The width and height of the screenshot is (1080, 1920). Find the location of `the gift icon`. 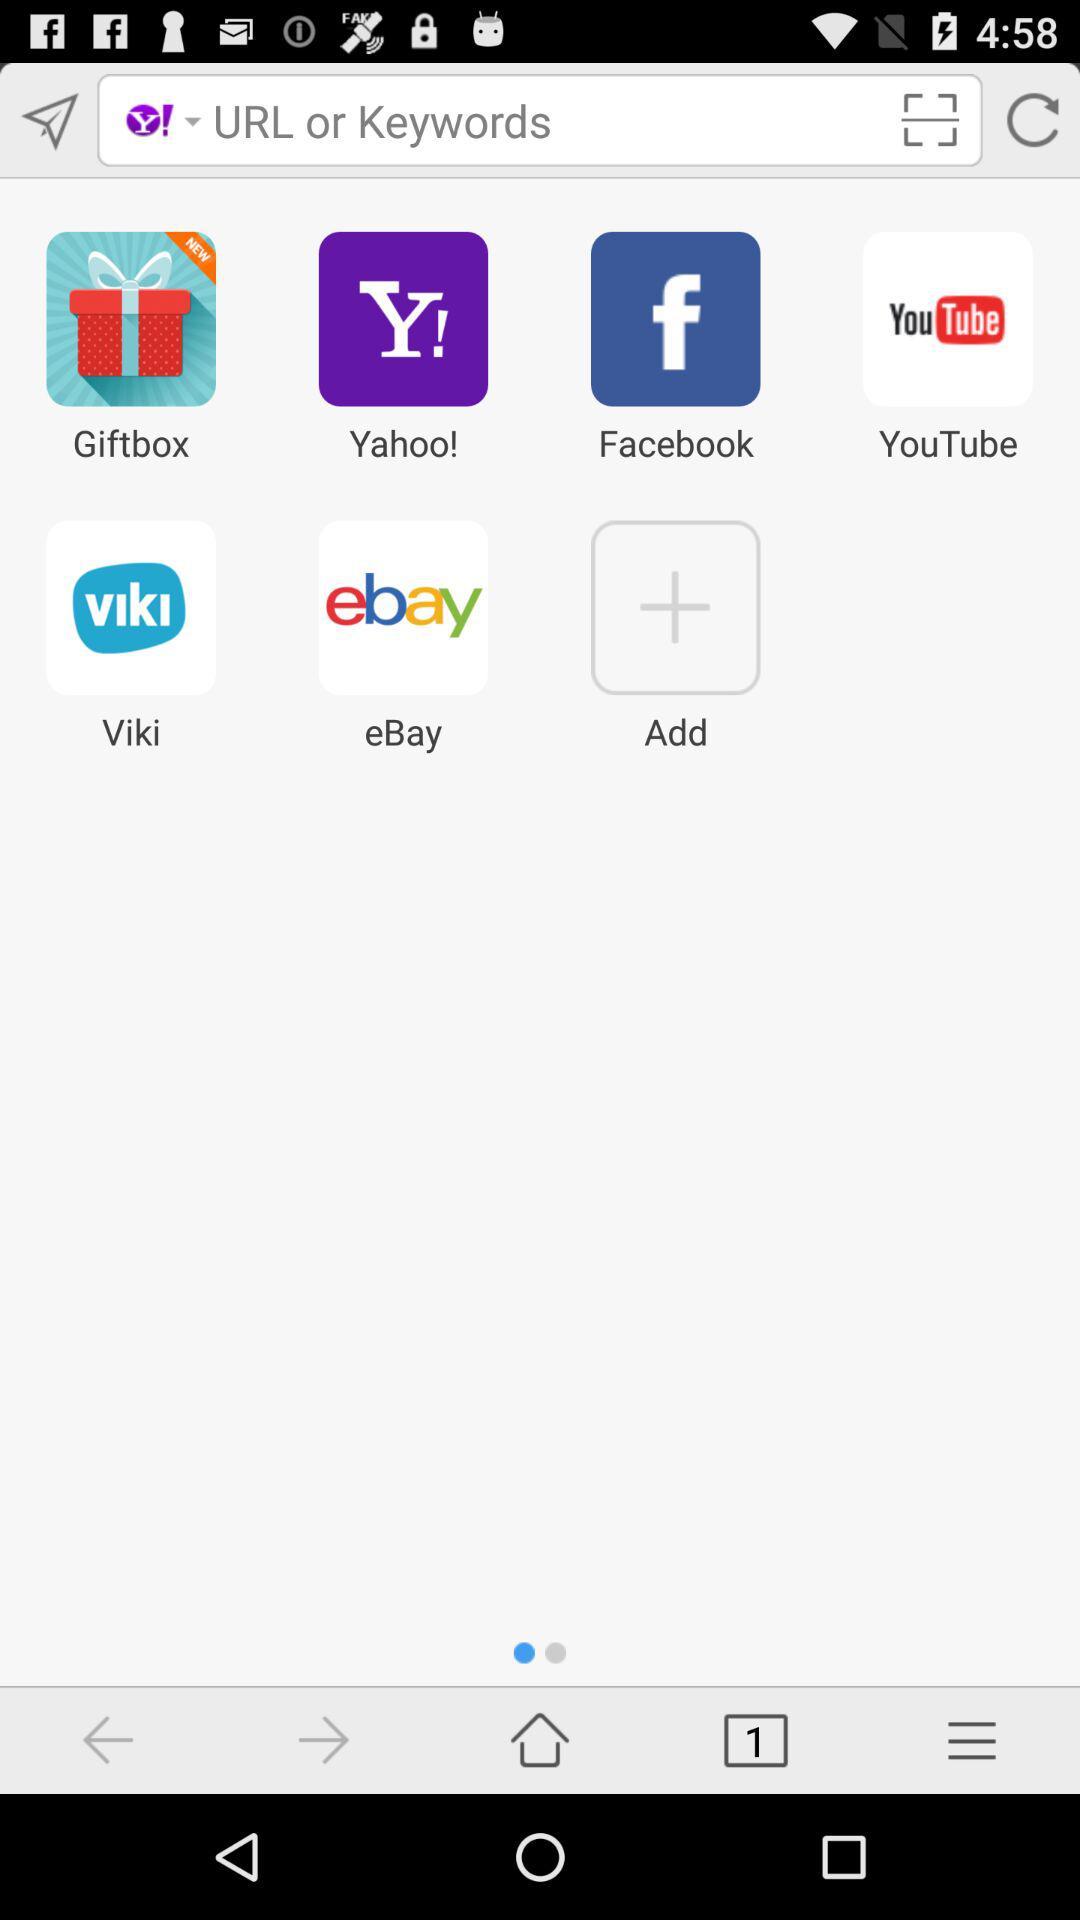

the gift icon is located at coordinates (131, 359).